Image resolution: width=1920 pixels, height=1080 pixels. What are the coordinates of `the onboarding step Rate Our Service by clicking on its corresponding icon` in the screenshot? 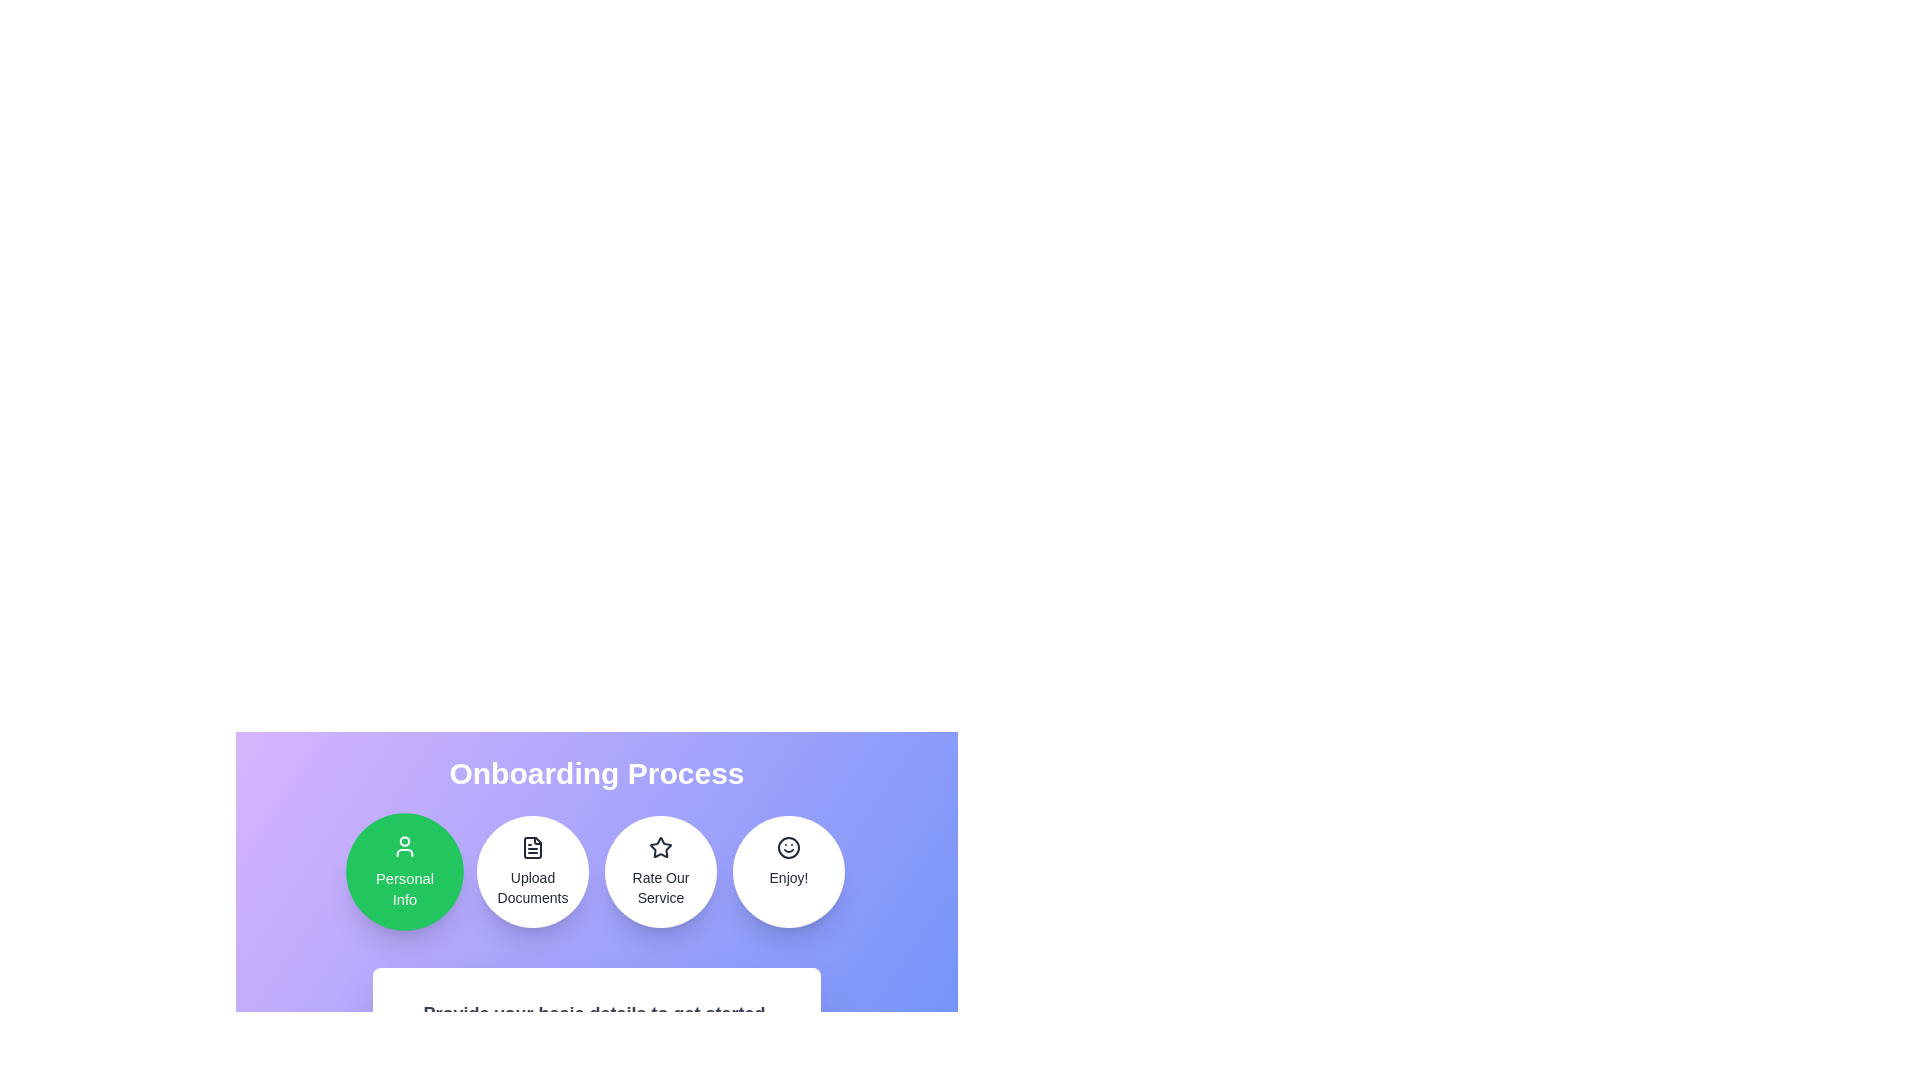 It's located at (661, 870).